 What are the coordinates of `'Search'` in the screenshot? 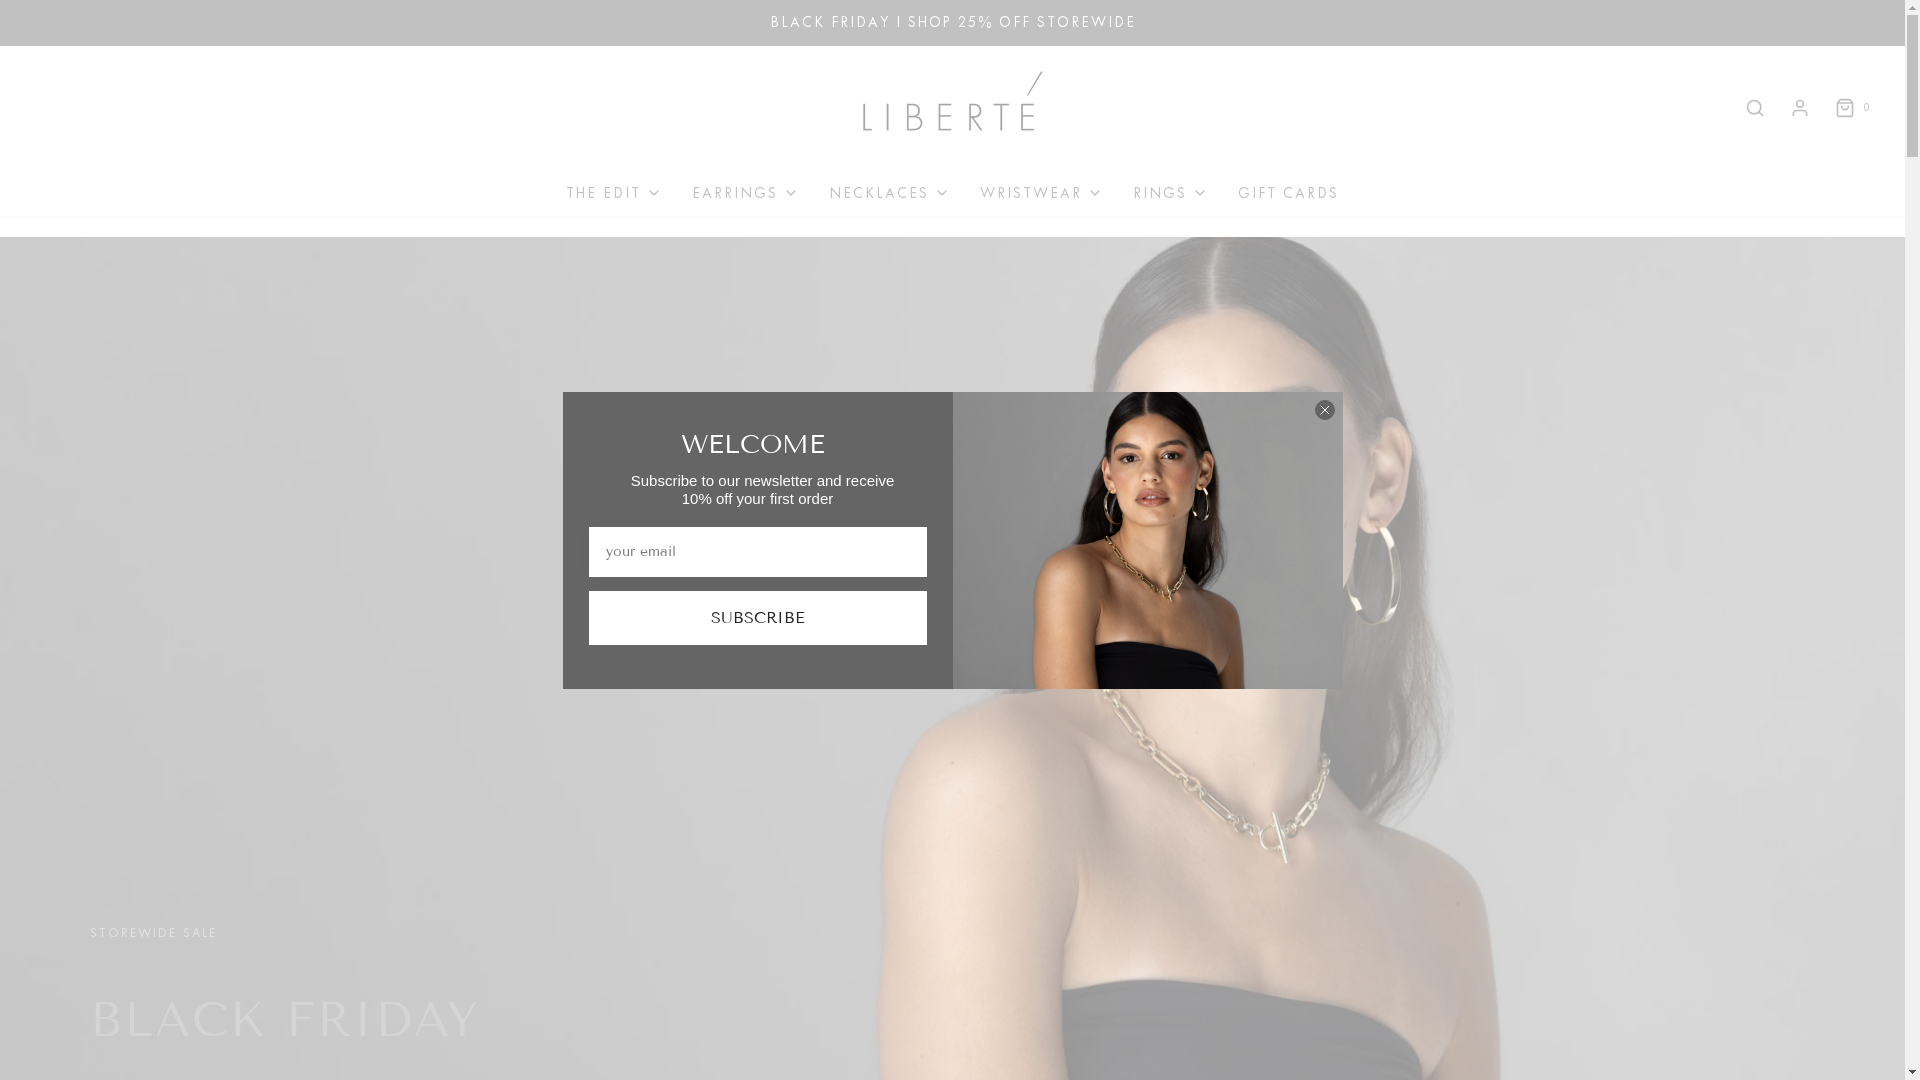 It's located at (1754, 108).